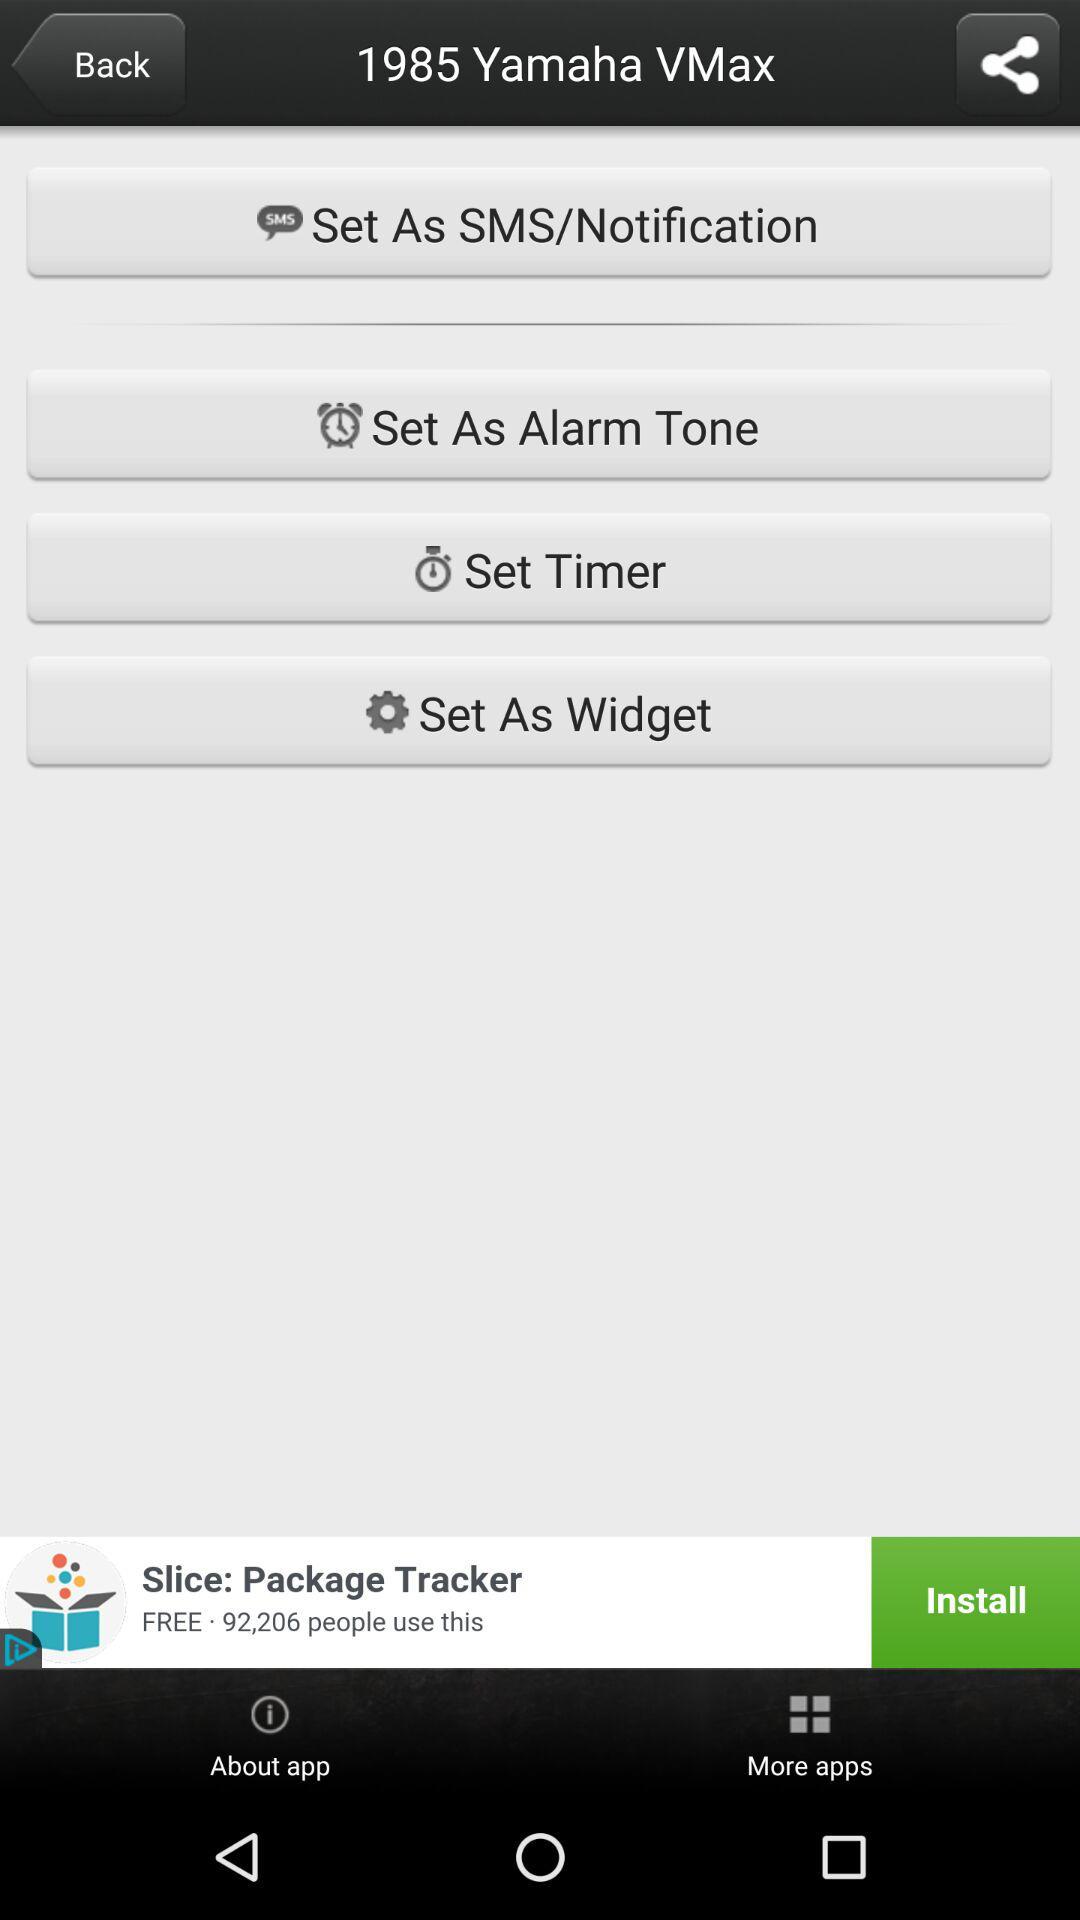  What do you see at coordinates (540, 1602) in the screenshot?
I see `add` at bounding box center [540, 1602].